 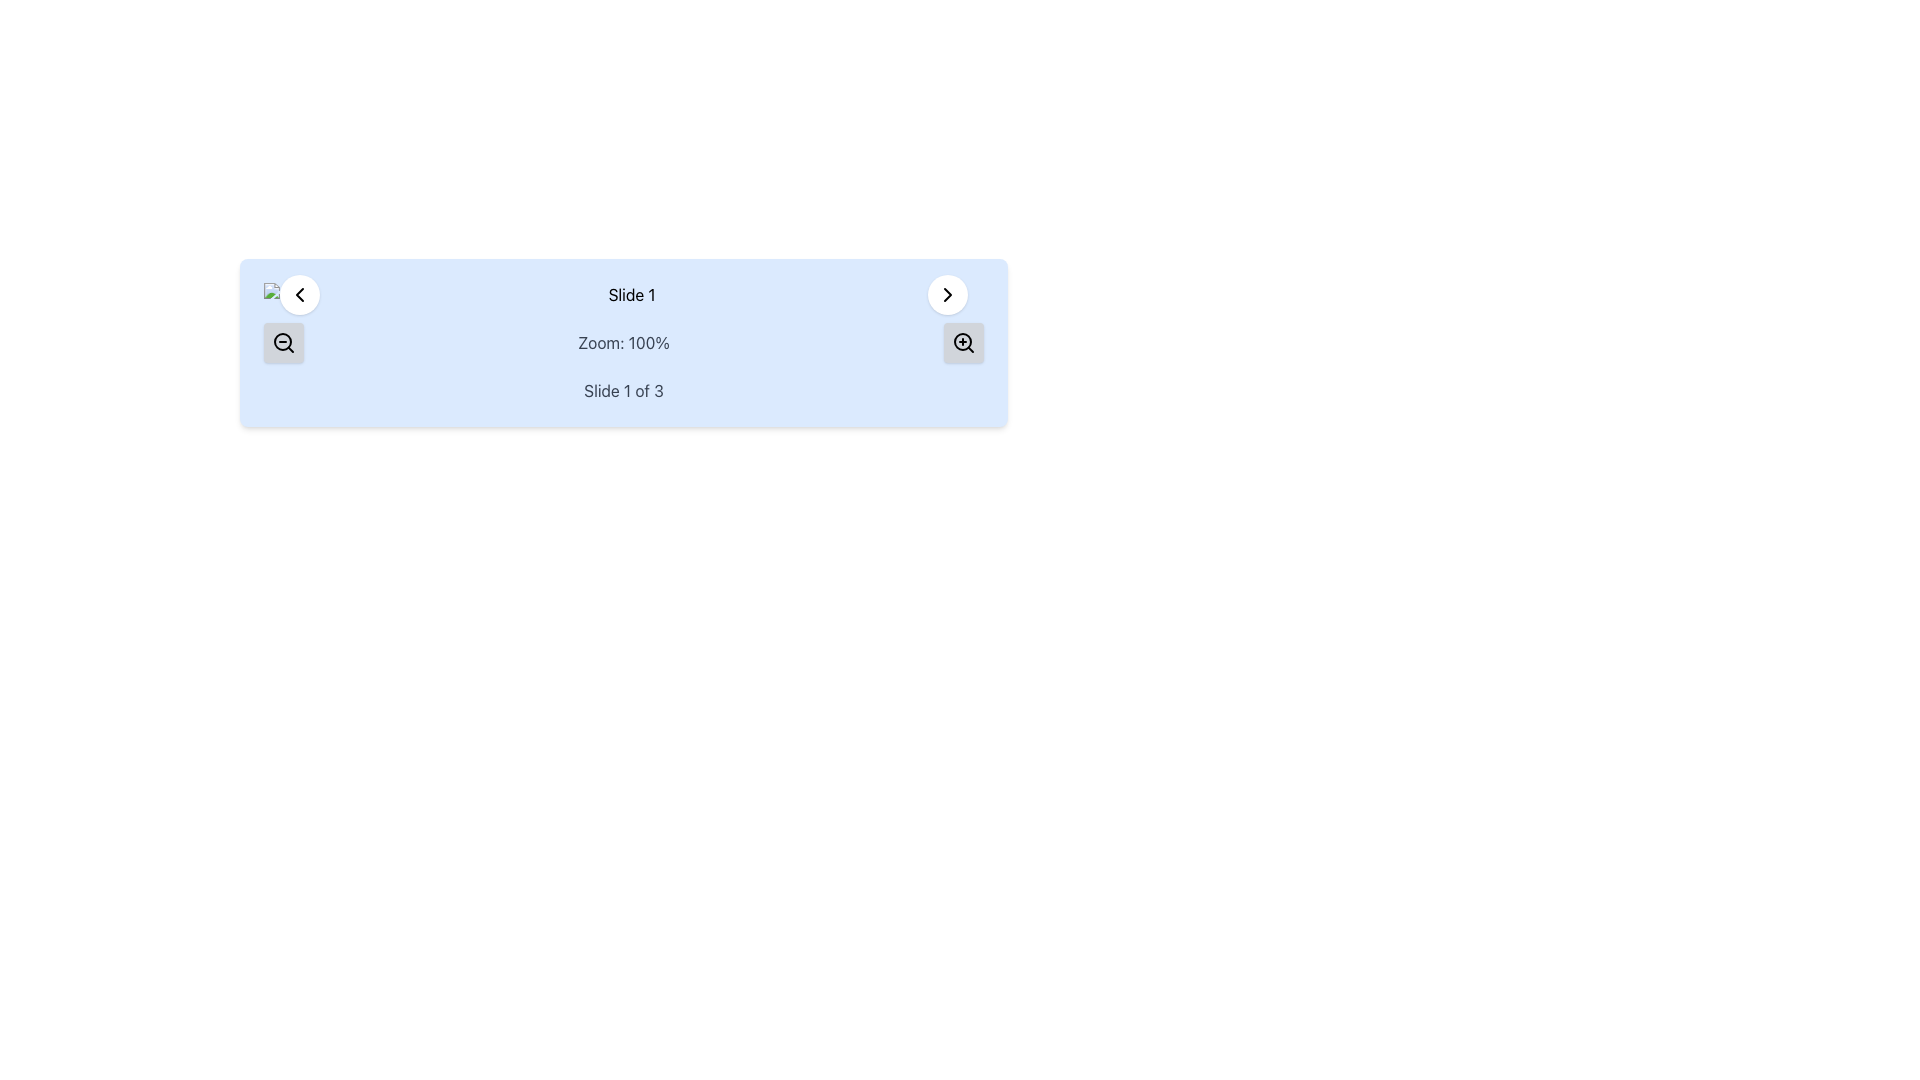 I want to click on properties of the central circular part of the magnifying glass icon located near the bottom right corner of the interface, so click(x=963, y=341).